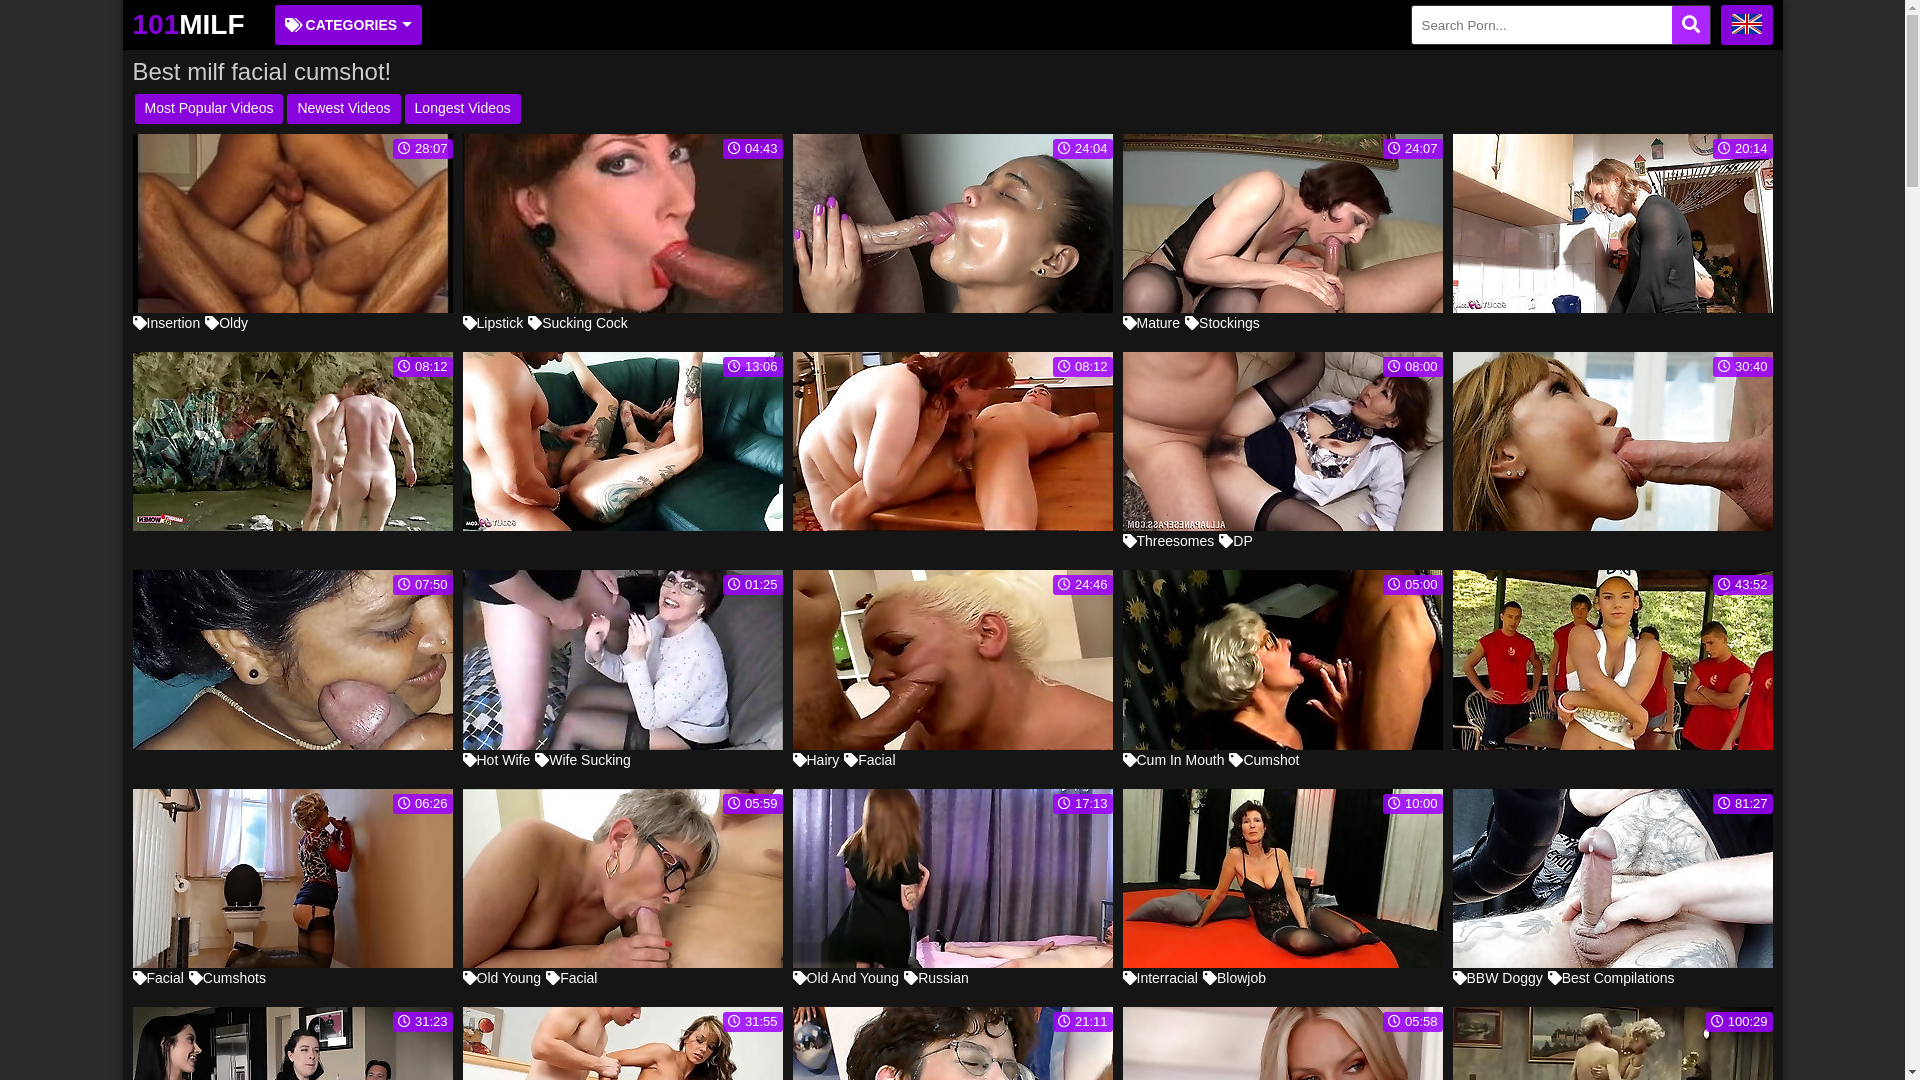 Image resolution: width=1920 pixels, height=1080 pixels. What do you see at coordinates (1202, 977) in the screenshot?
I see `'Blowjob'` at bounding box center [1202, 977].